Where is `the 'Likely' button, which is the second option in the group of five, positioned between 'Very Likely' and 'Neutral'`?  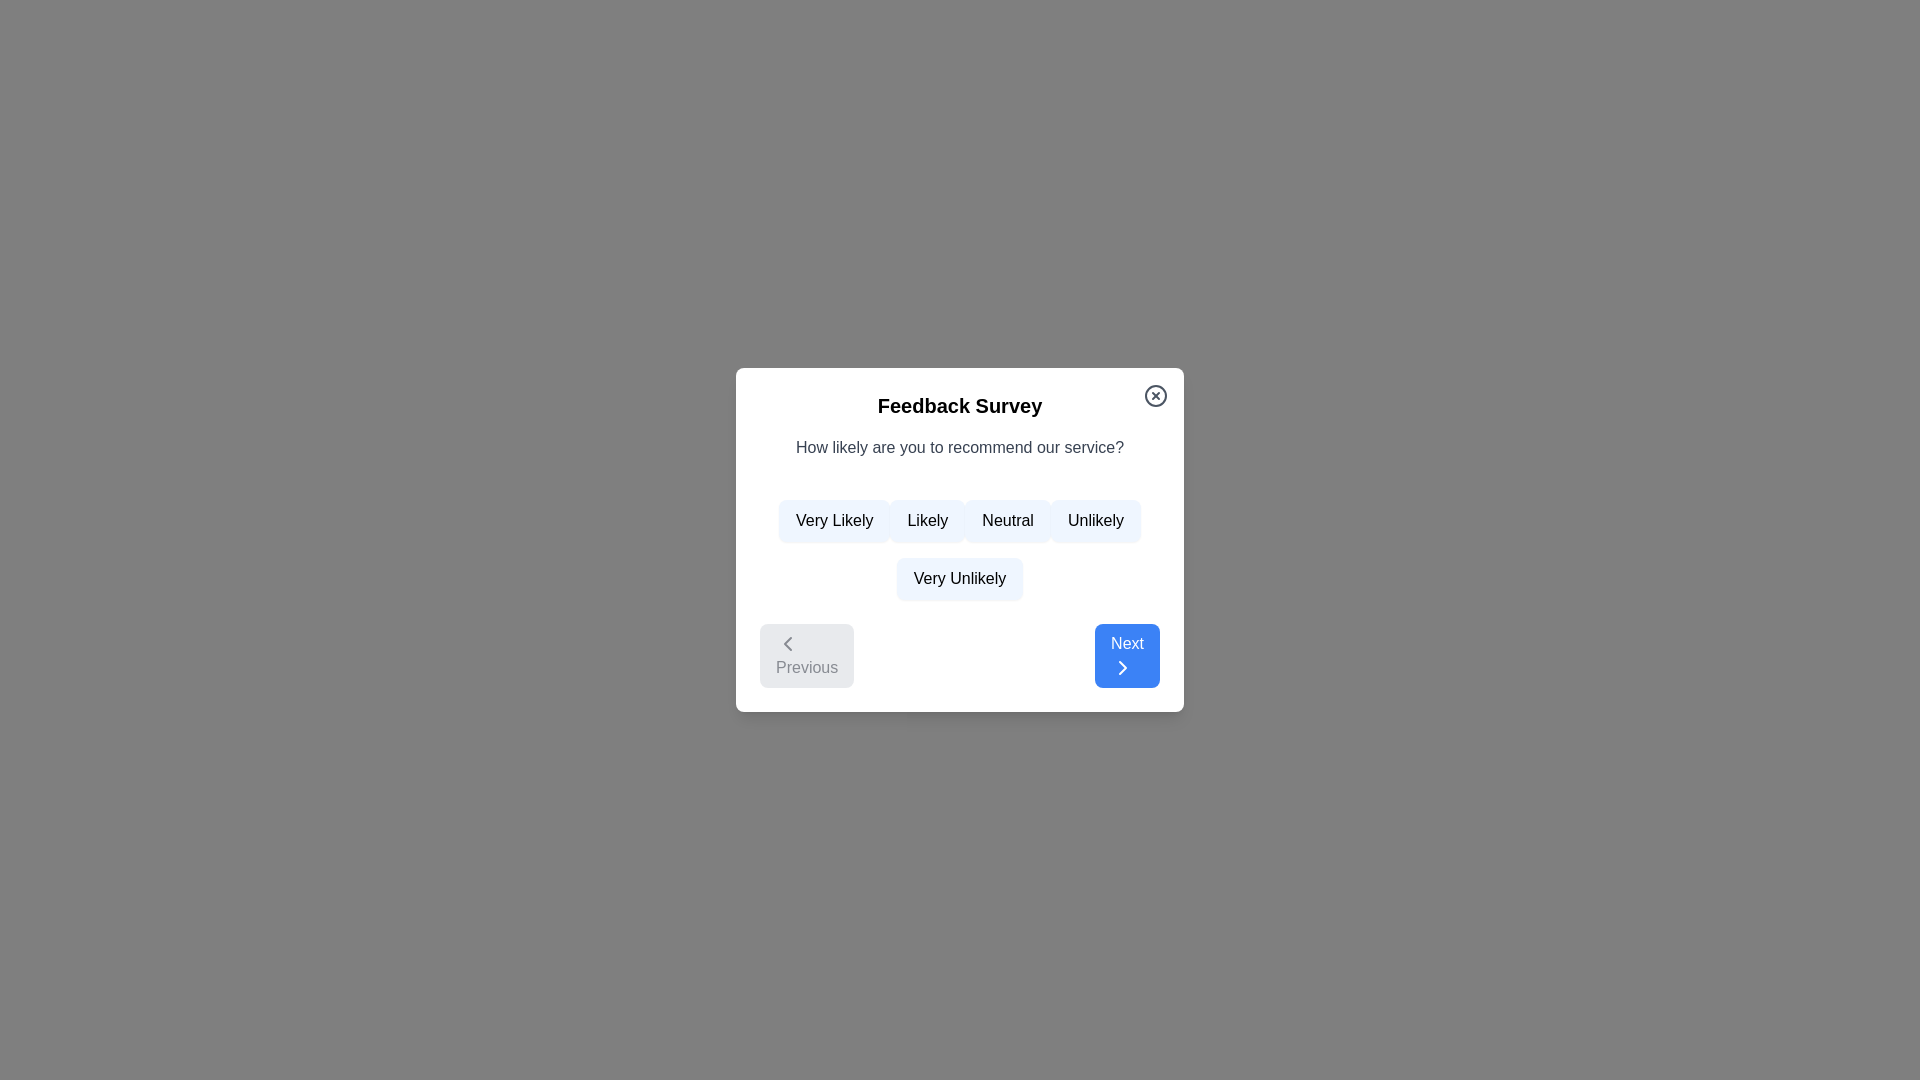 the 'Likely' button, which is the second option in the group of five, positioned between 'Very Likely' and 'Neutral' is located at coordinates (926, 519).